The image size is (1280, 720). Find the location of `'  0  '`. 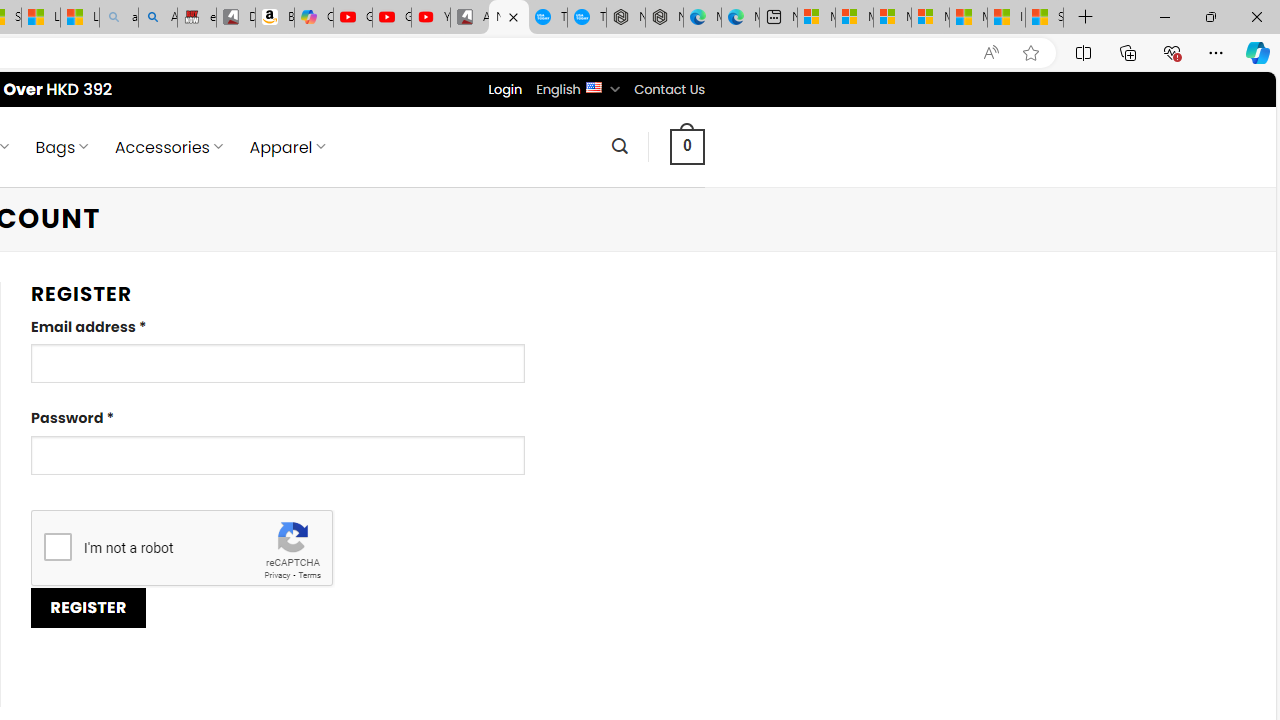

'  0  ' is located at coordinates (688, 145).